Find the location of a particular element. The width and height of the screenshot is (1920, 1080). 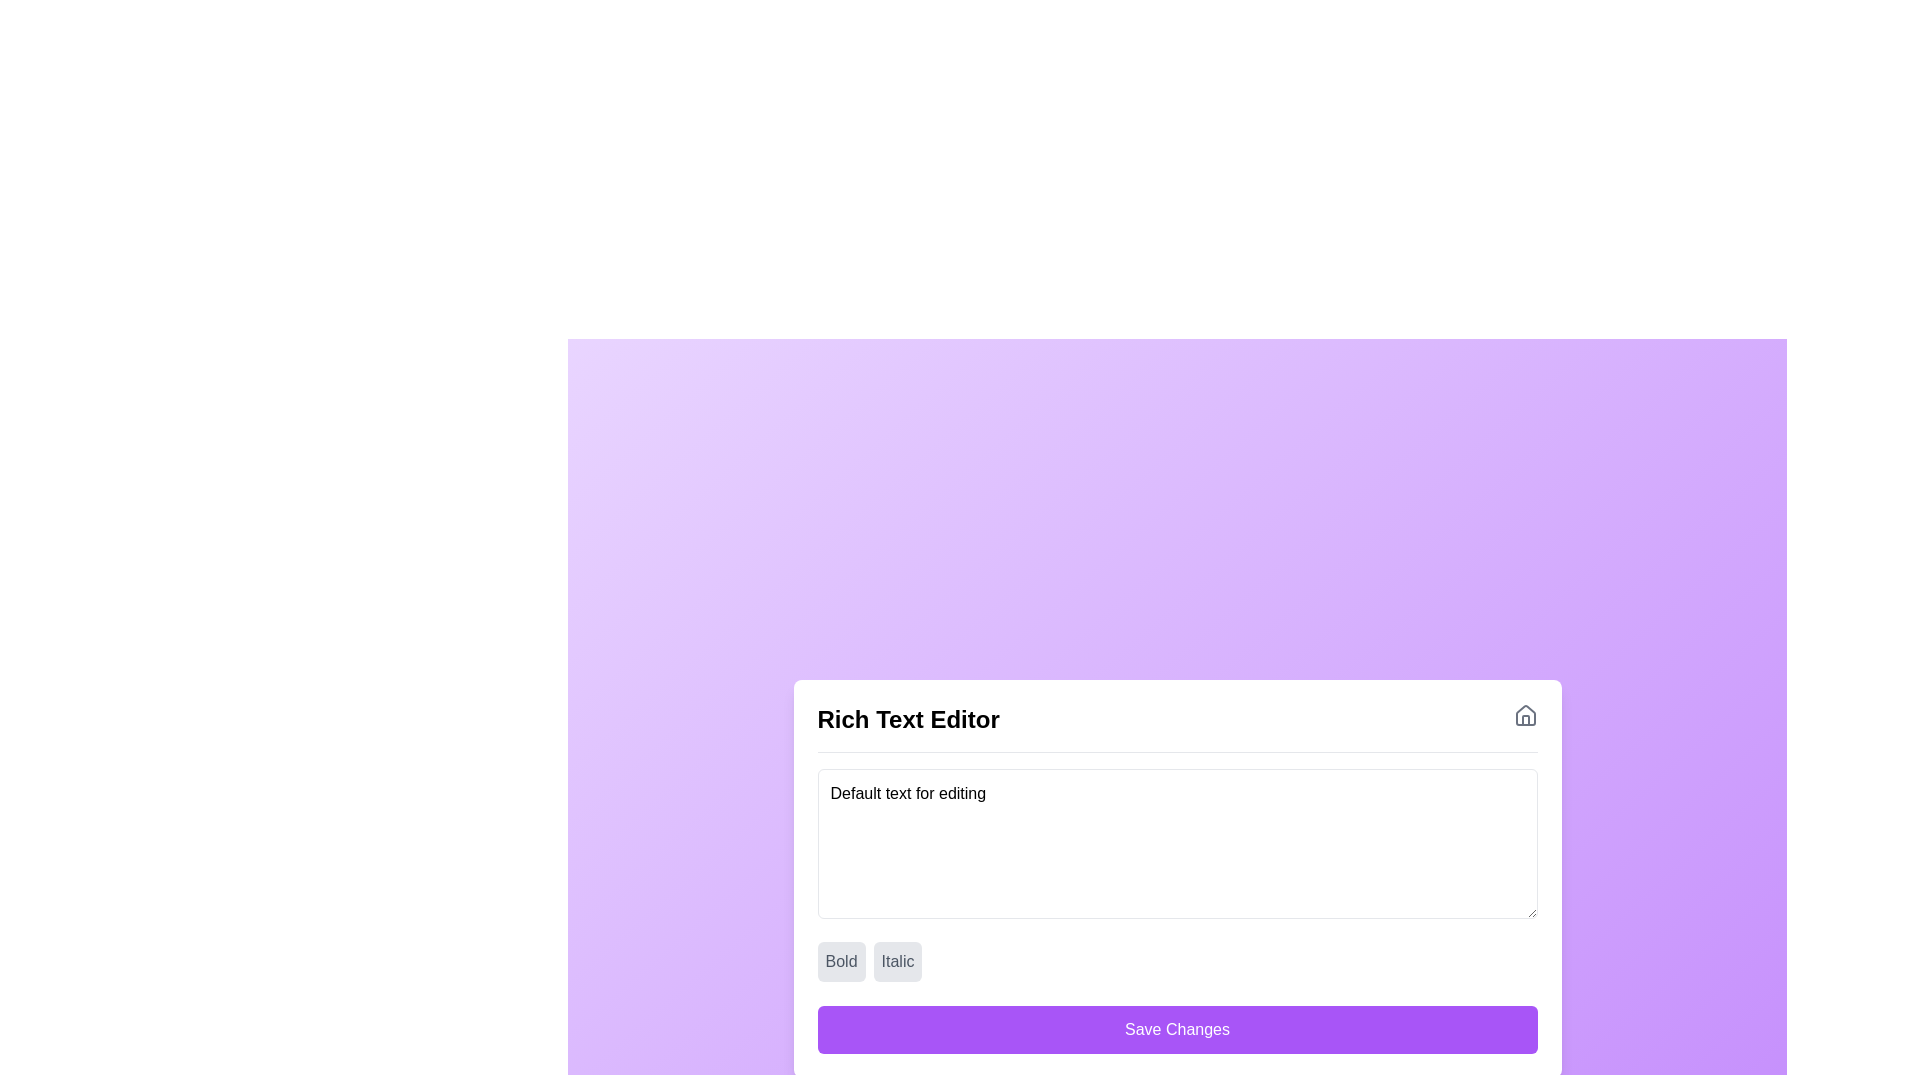

the 'Italic' button, which is a rectangular button with rounded edges, light gray background, and darker gray text, to apply italic formatting is located at coordinates (896, 960).